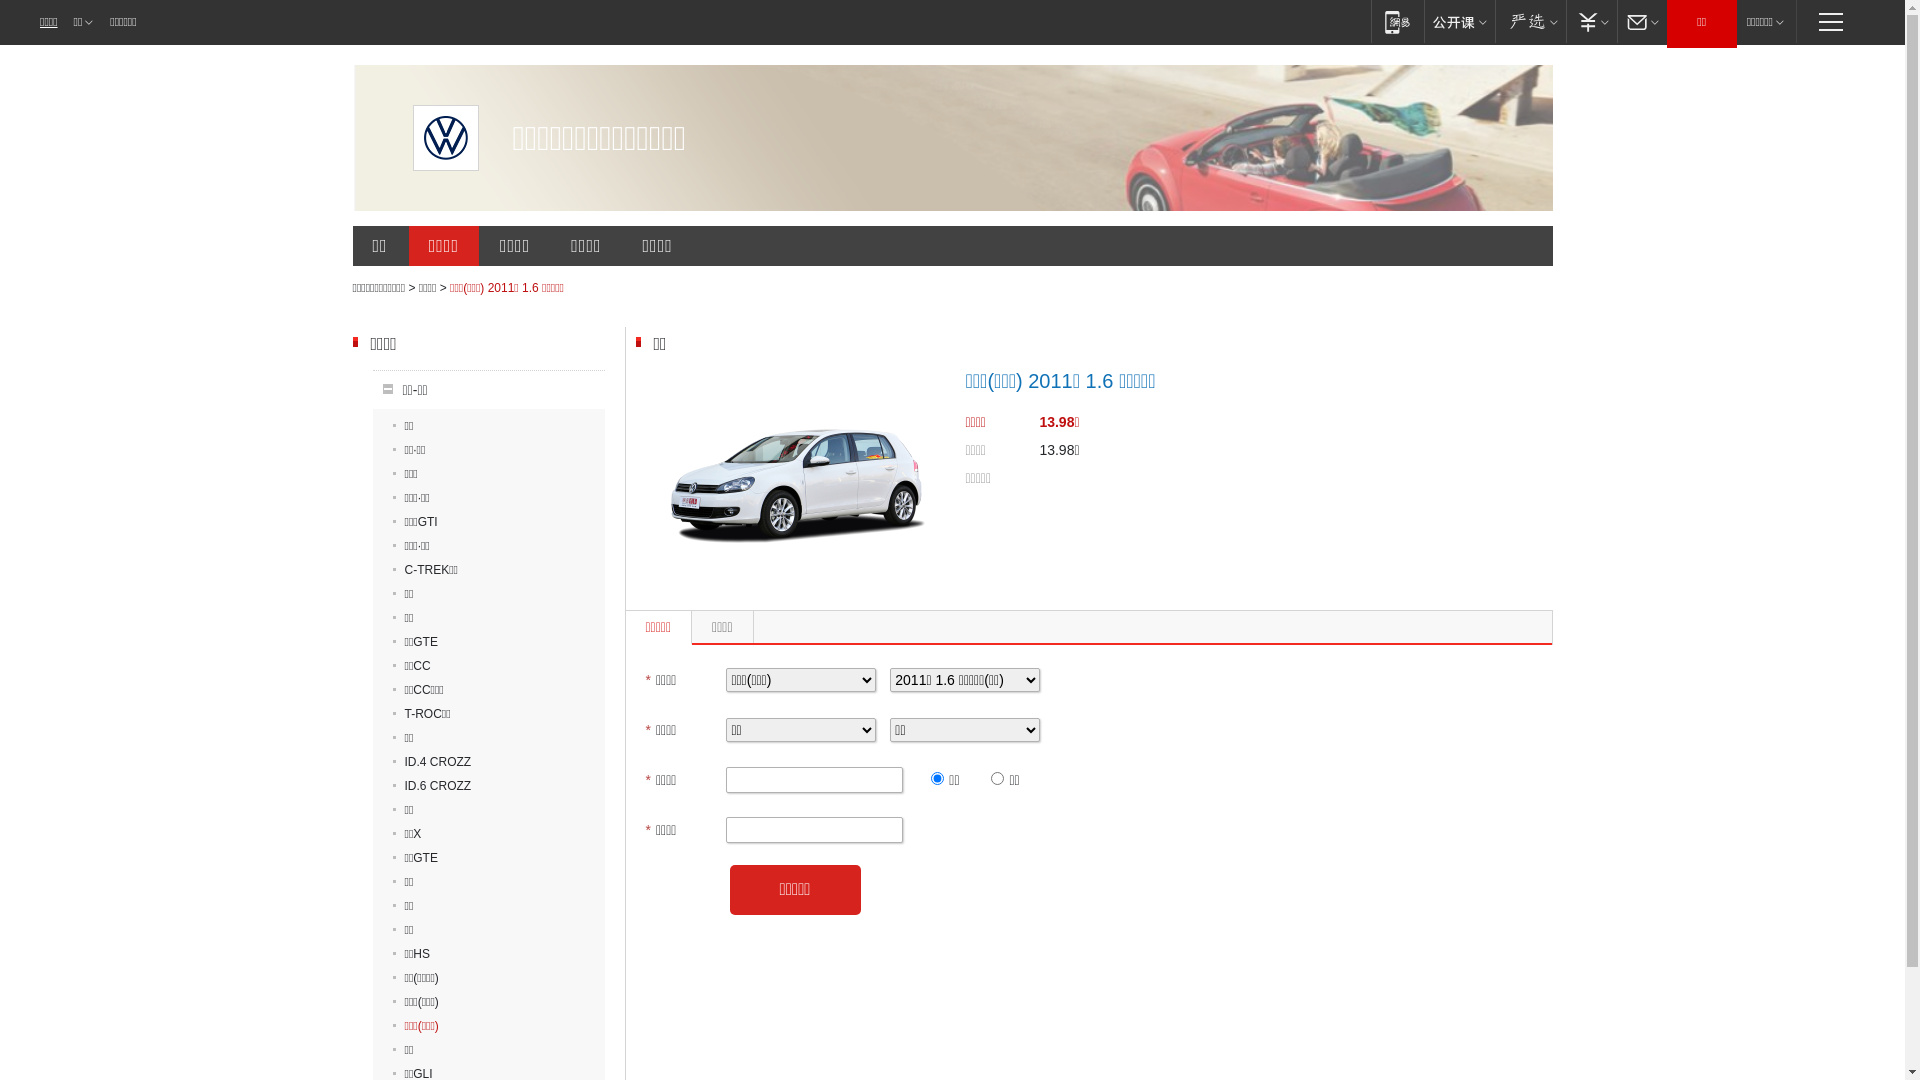 The image size is (1920, 1080). I want to click on 'ID.6 CROZZ', so click(430, 785).